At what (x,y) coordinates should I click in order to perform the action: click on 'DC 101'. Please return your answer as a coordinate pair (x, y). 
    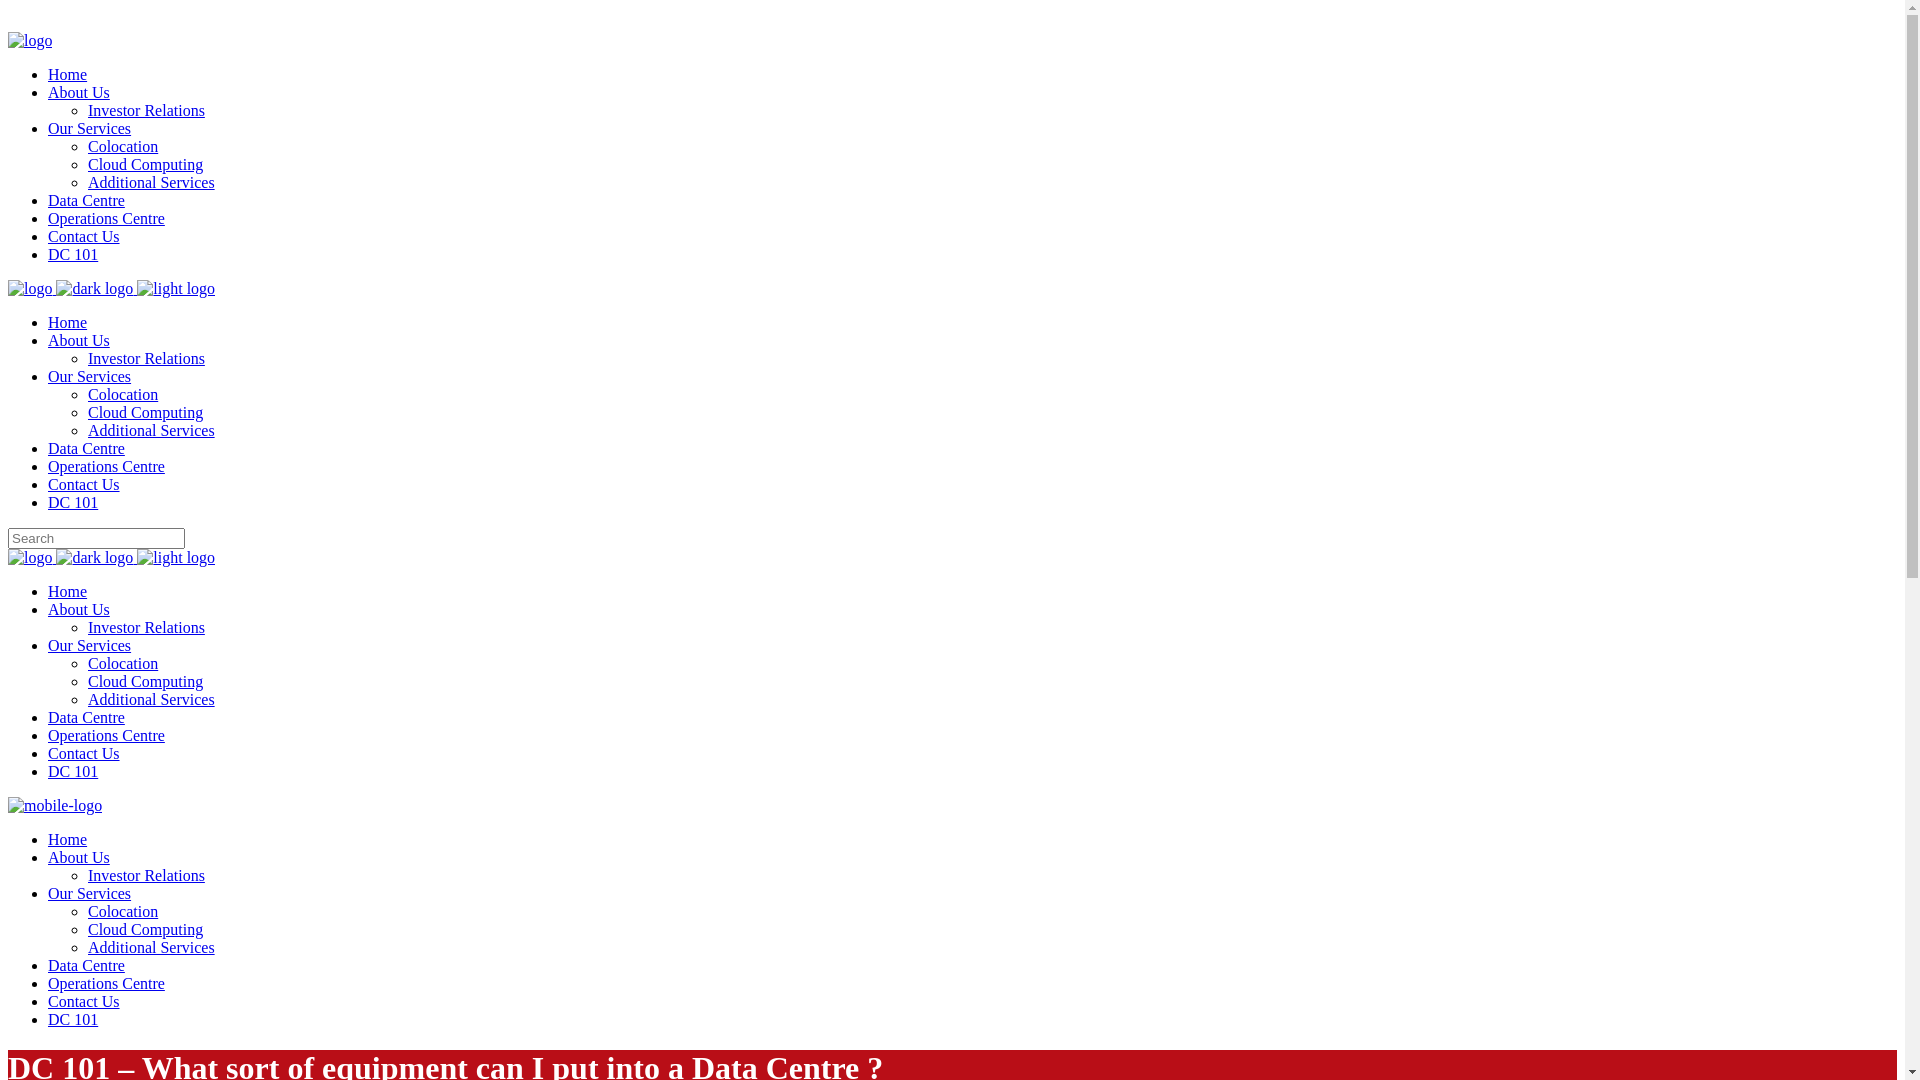
    Looking at the image, I should click on (48, 1019).